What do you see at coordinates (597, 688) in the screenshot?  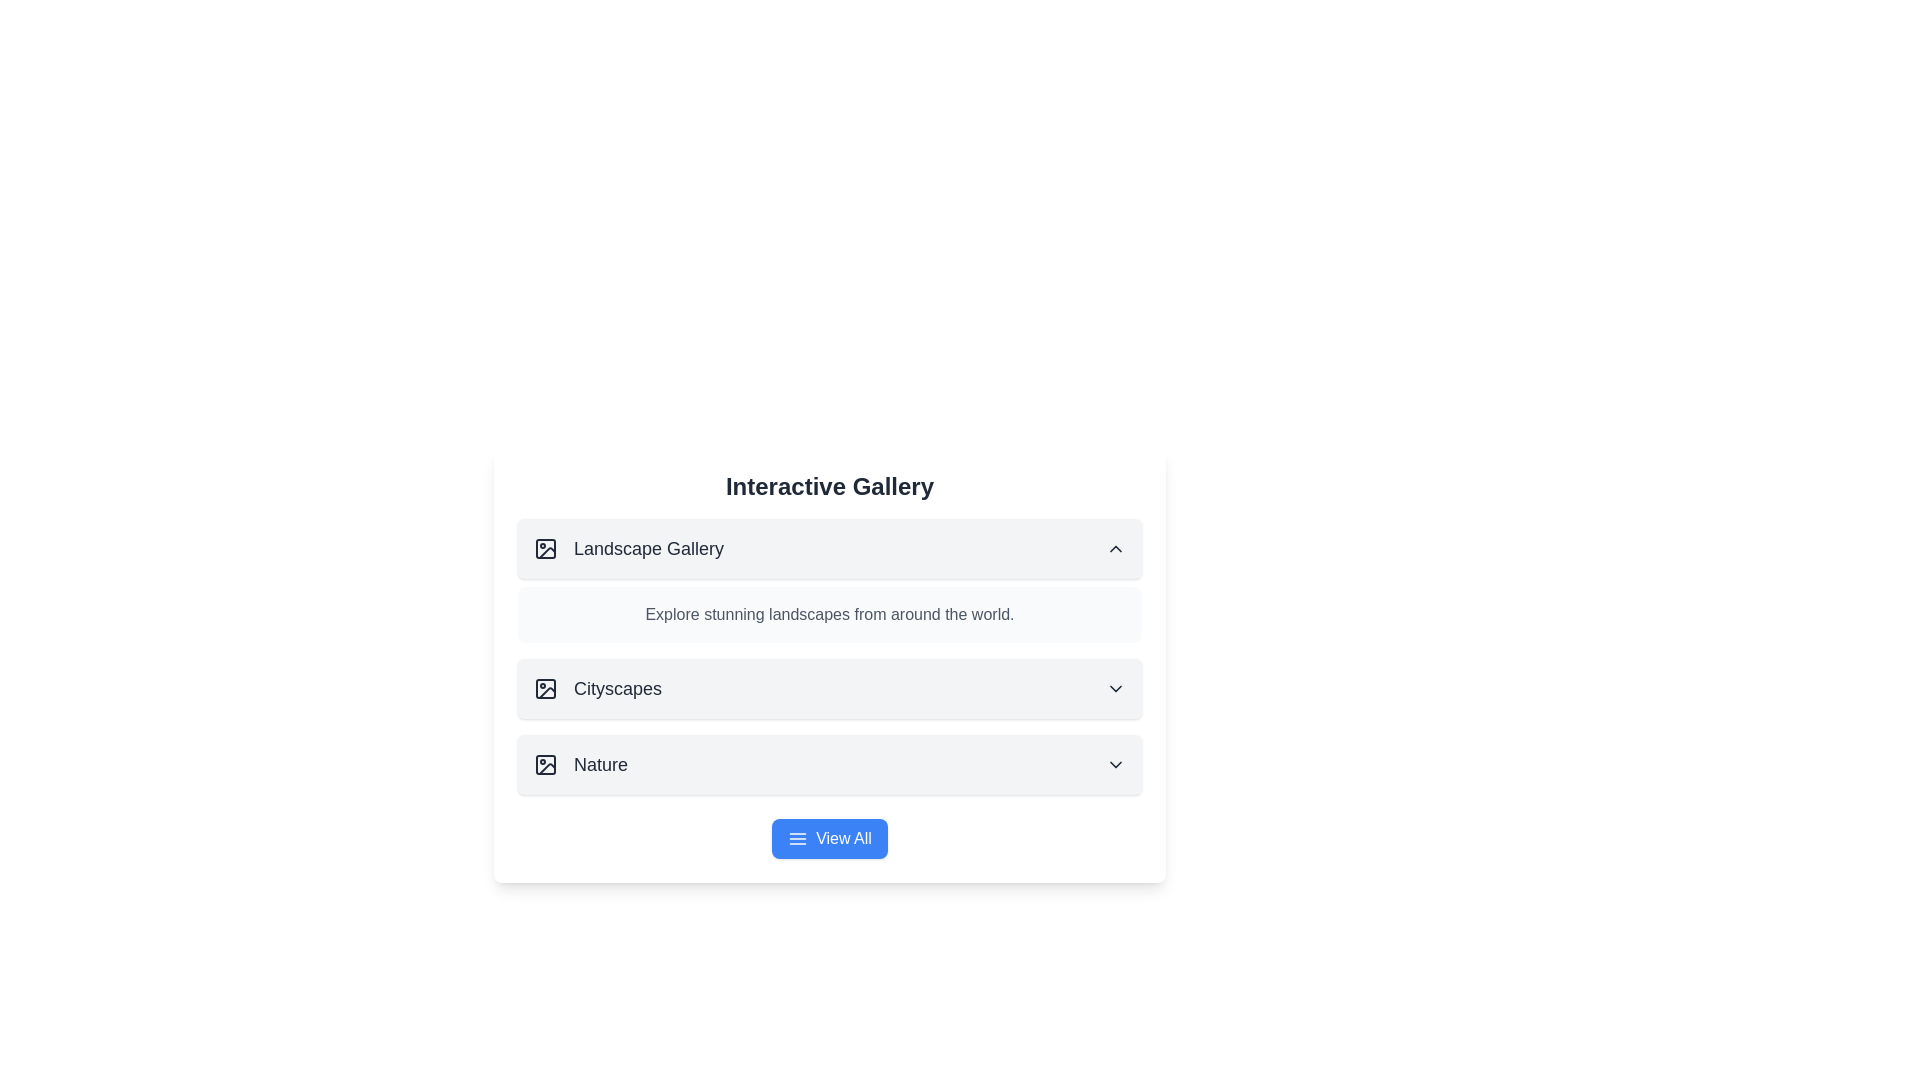 I see `the 'Cityscapes' selectable category in the list` at bounding box center [597, 688].